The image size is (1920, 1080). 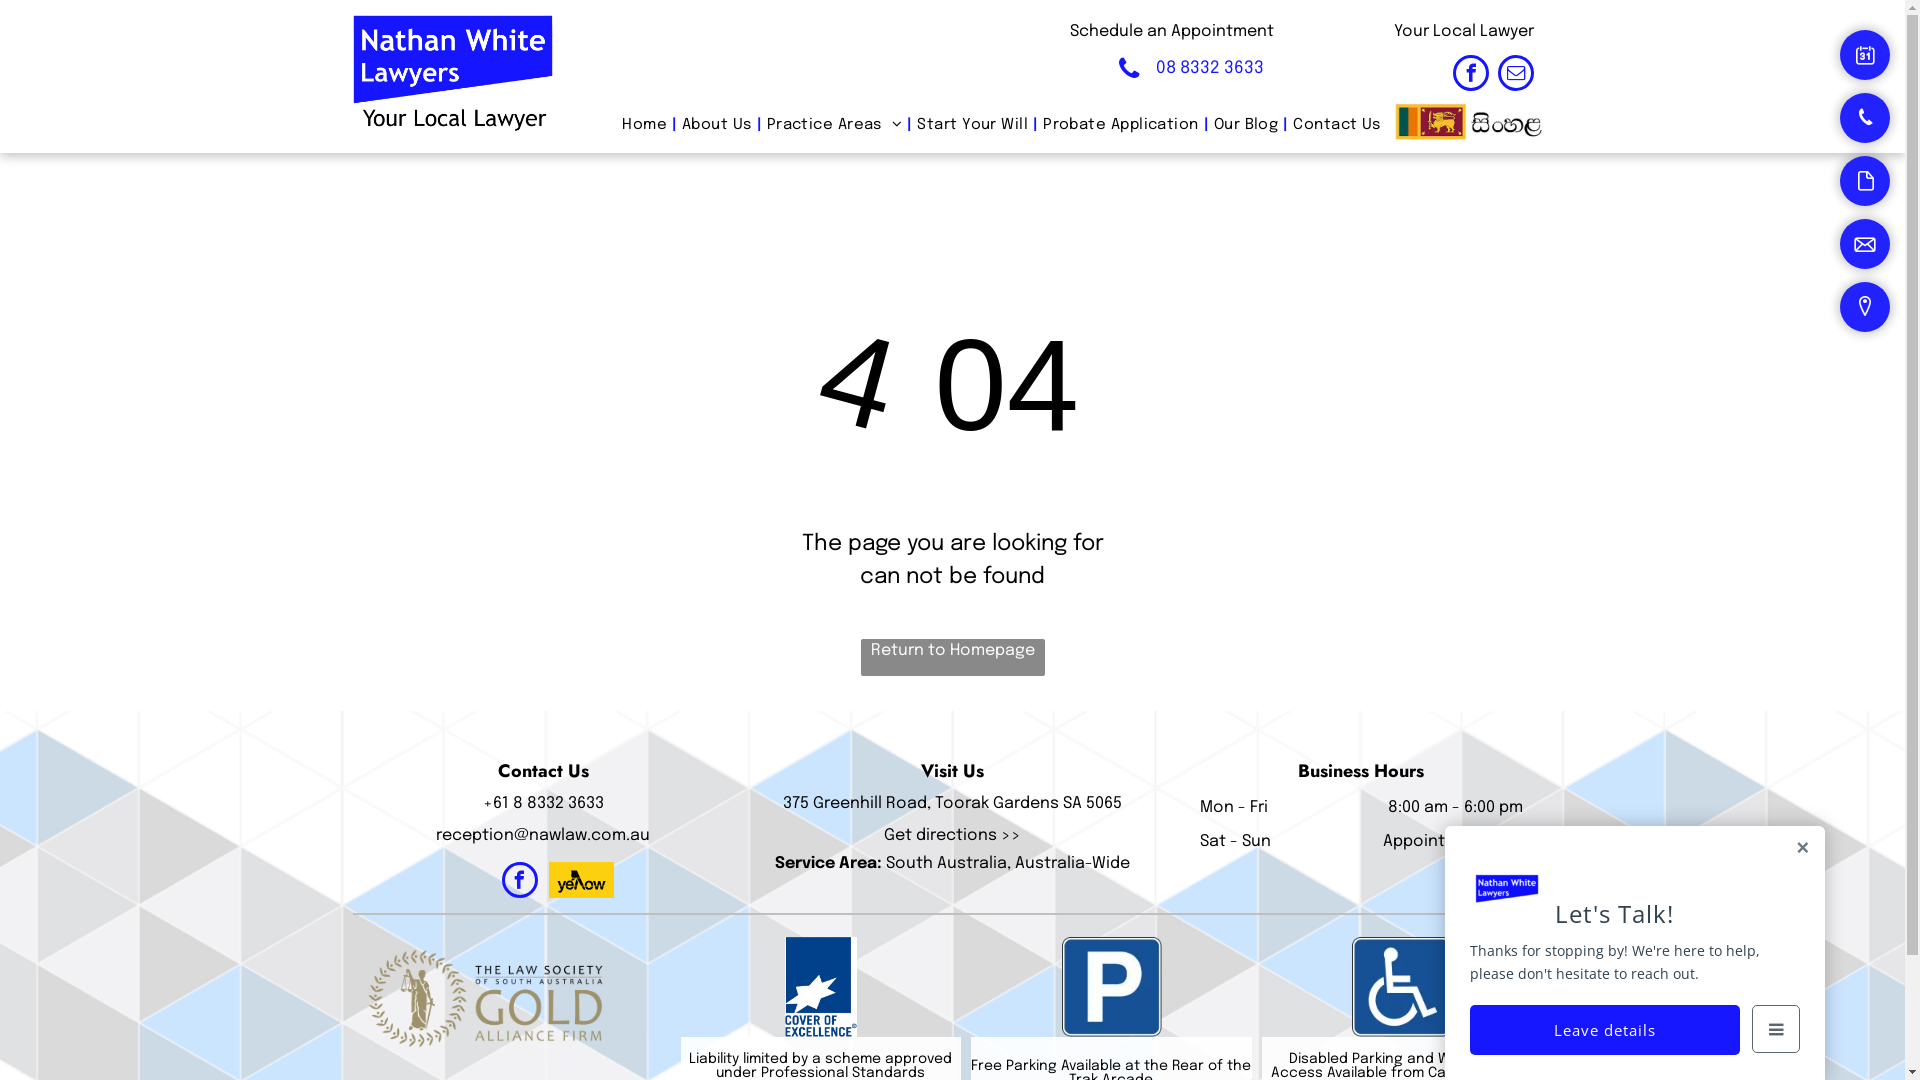 I want to click on 'About Us', so click(x=716, y=125).